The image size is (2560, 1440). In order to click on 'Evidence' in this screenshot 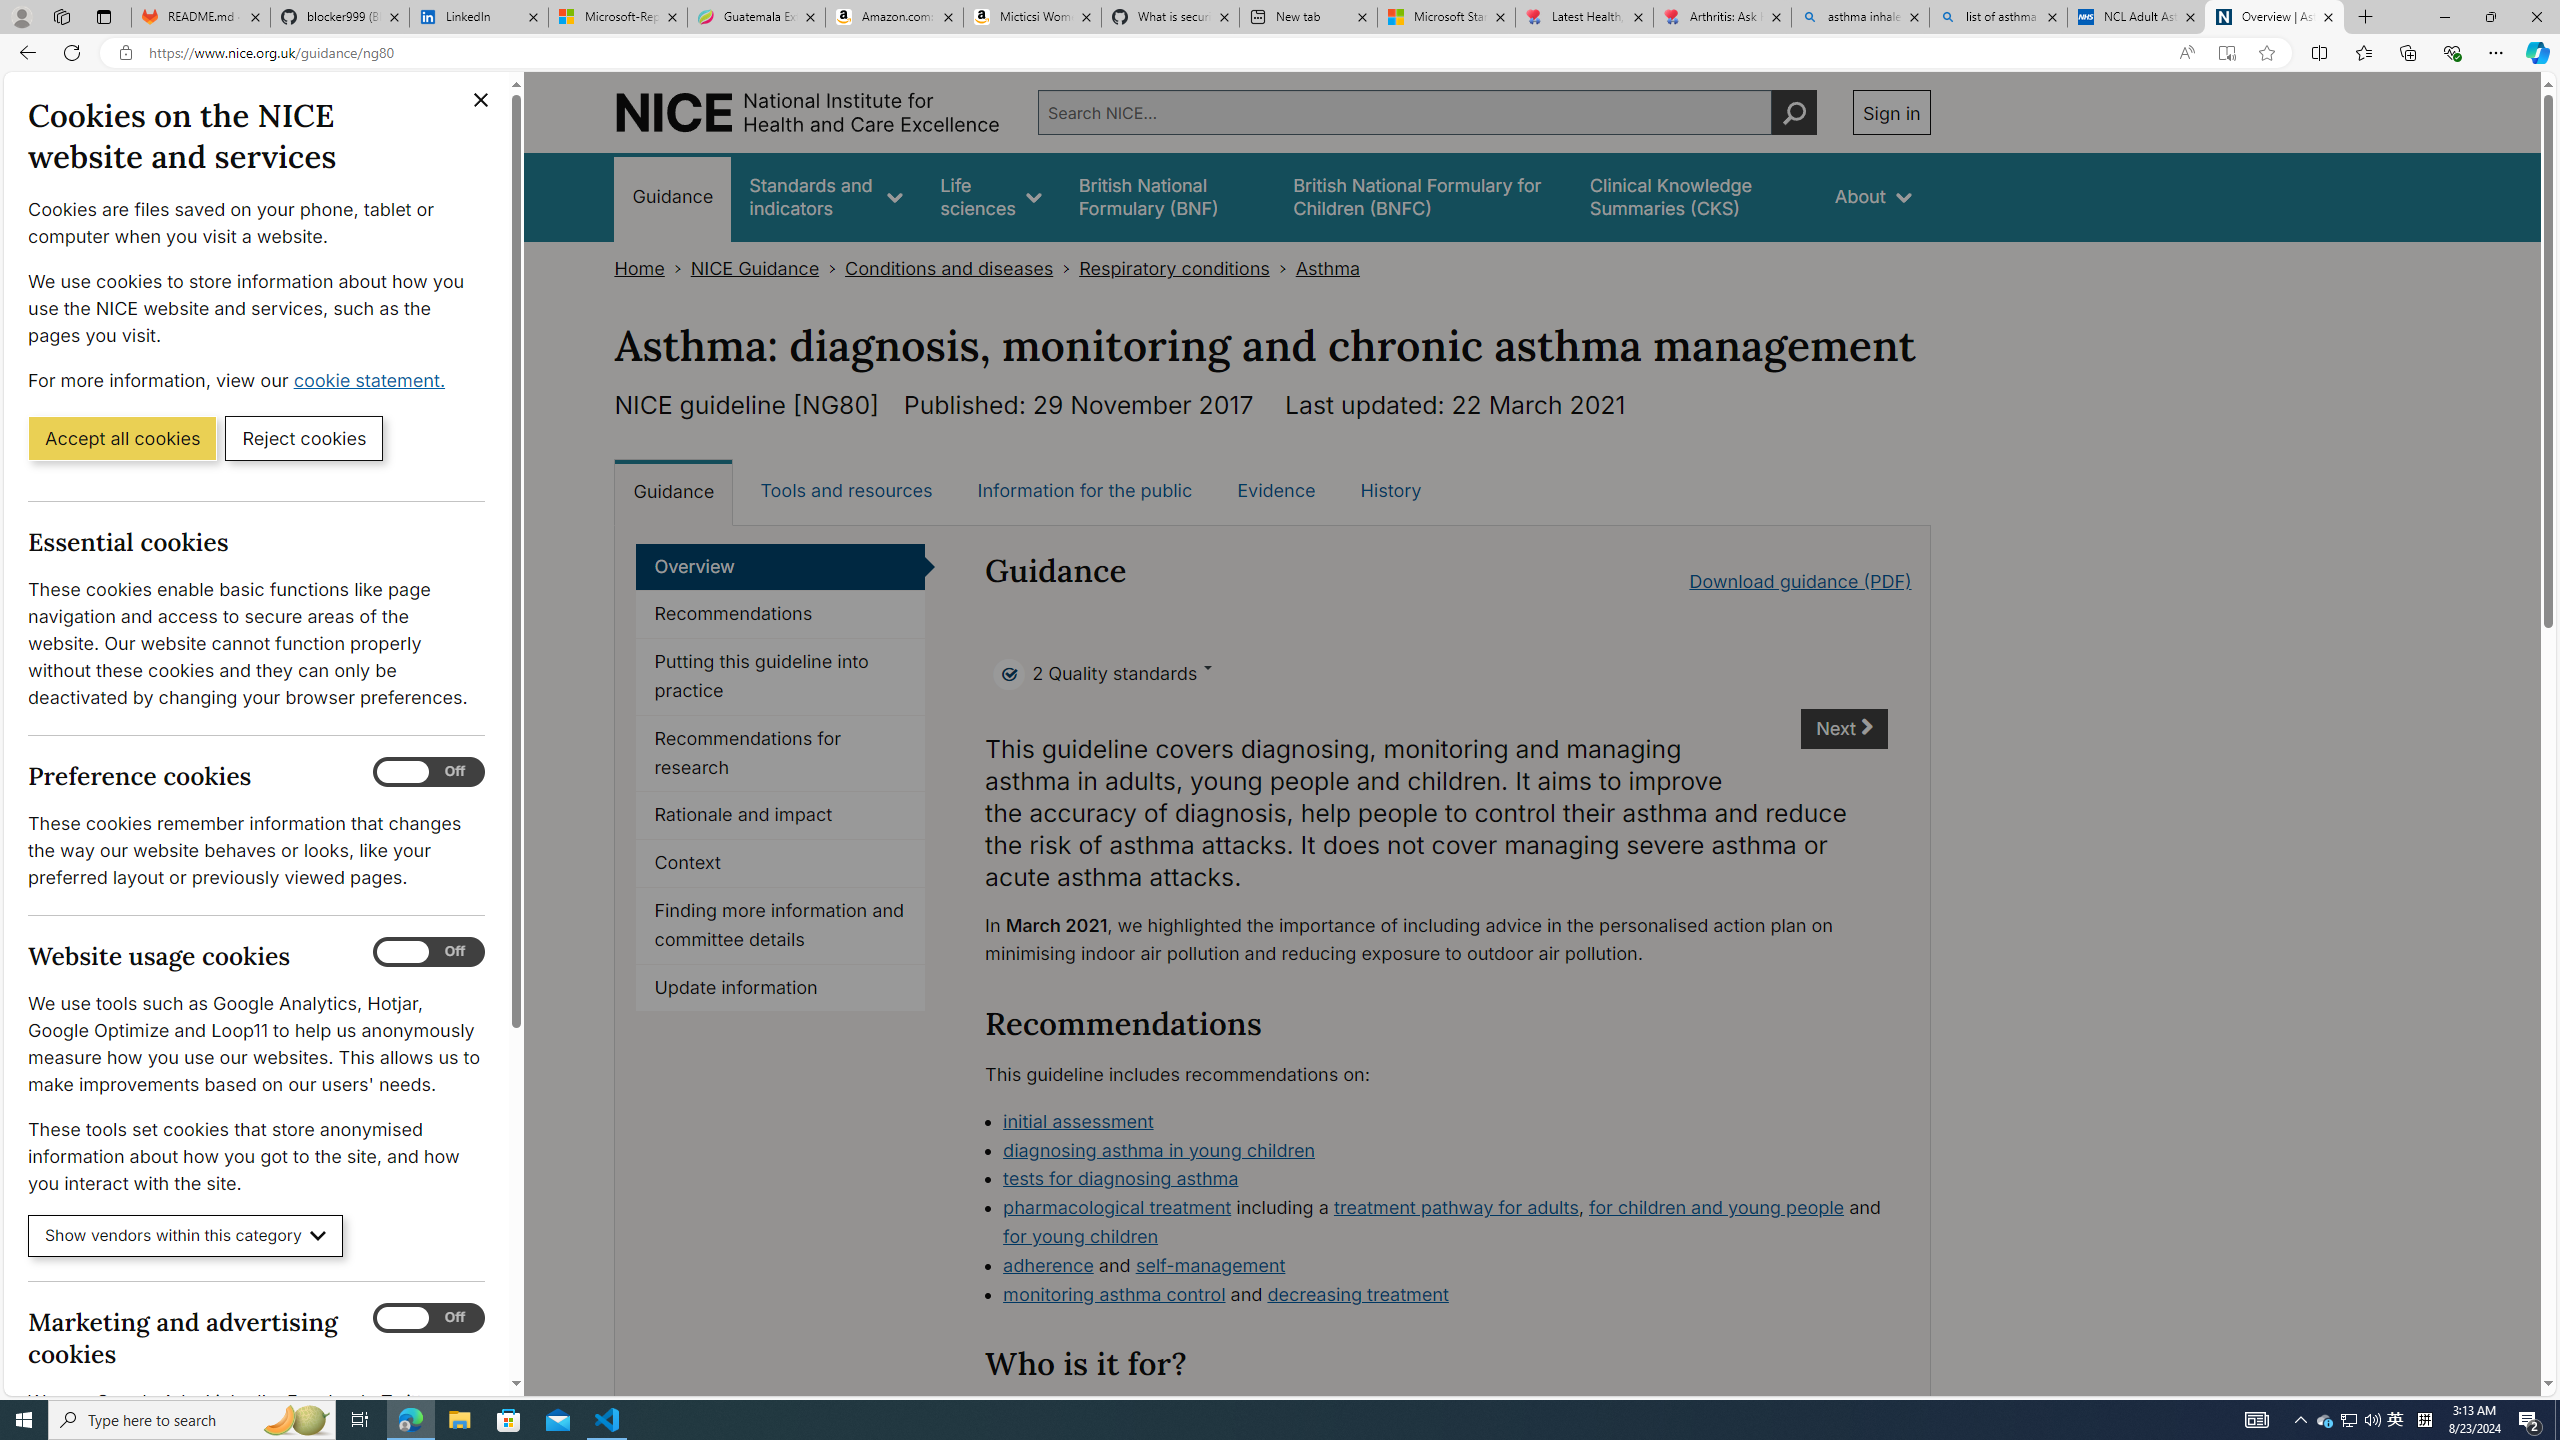, I will do `click(1275, 490)`.